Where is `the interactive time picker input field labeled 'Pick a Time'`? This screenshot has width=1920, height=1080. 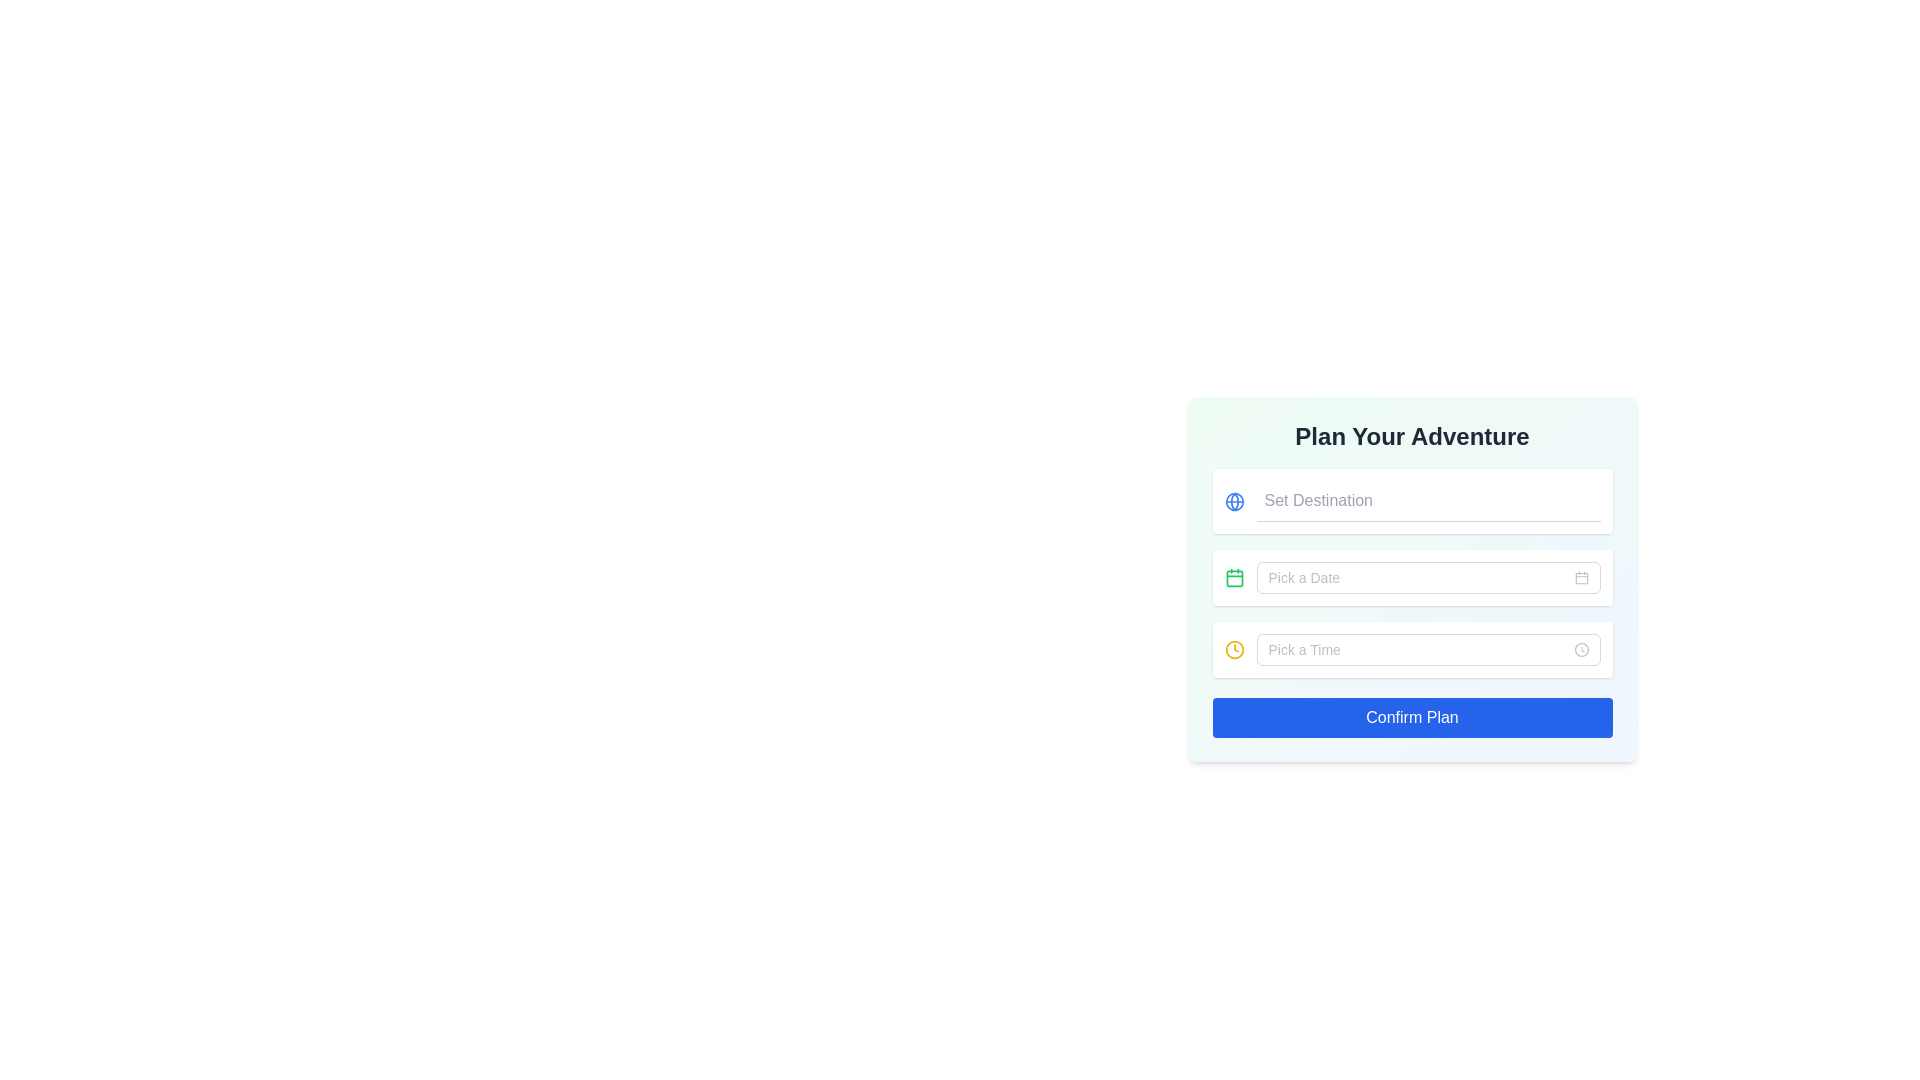
the interactive time picker input field labeled 'Pick a Time' is located at coordinates (1427, 650).